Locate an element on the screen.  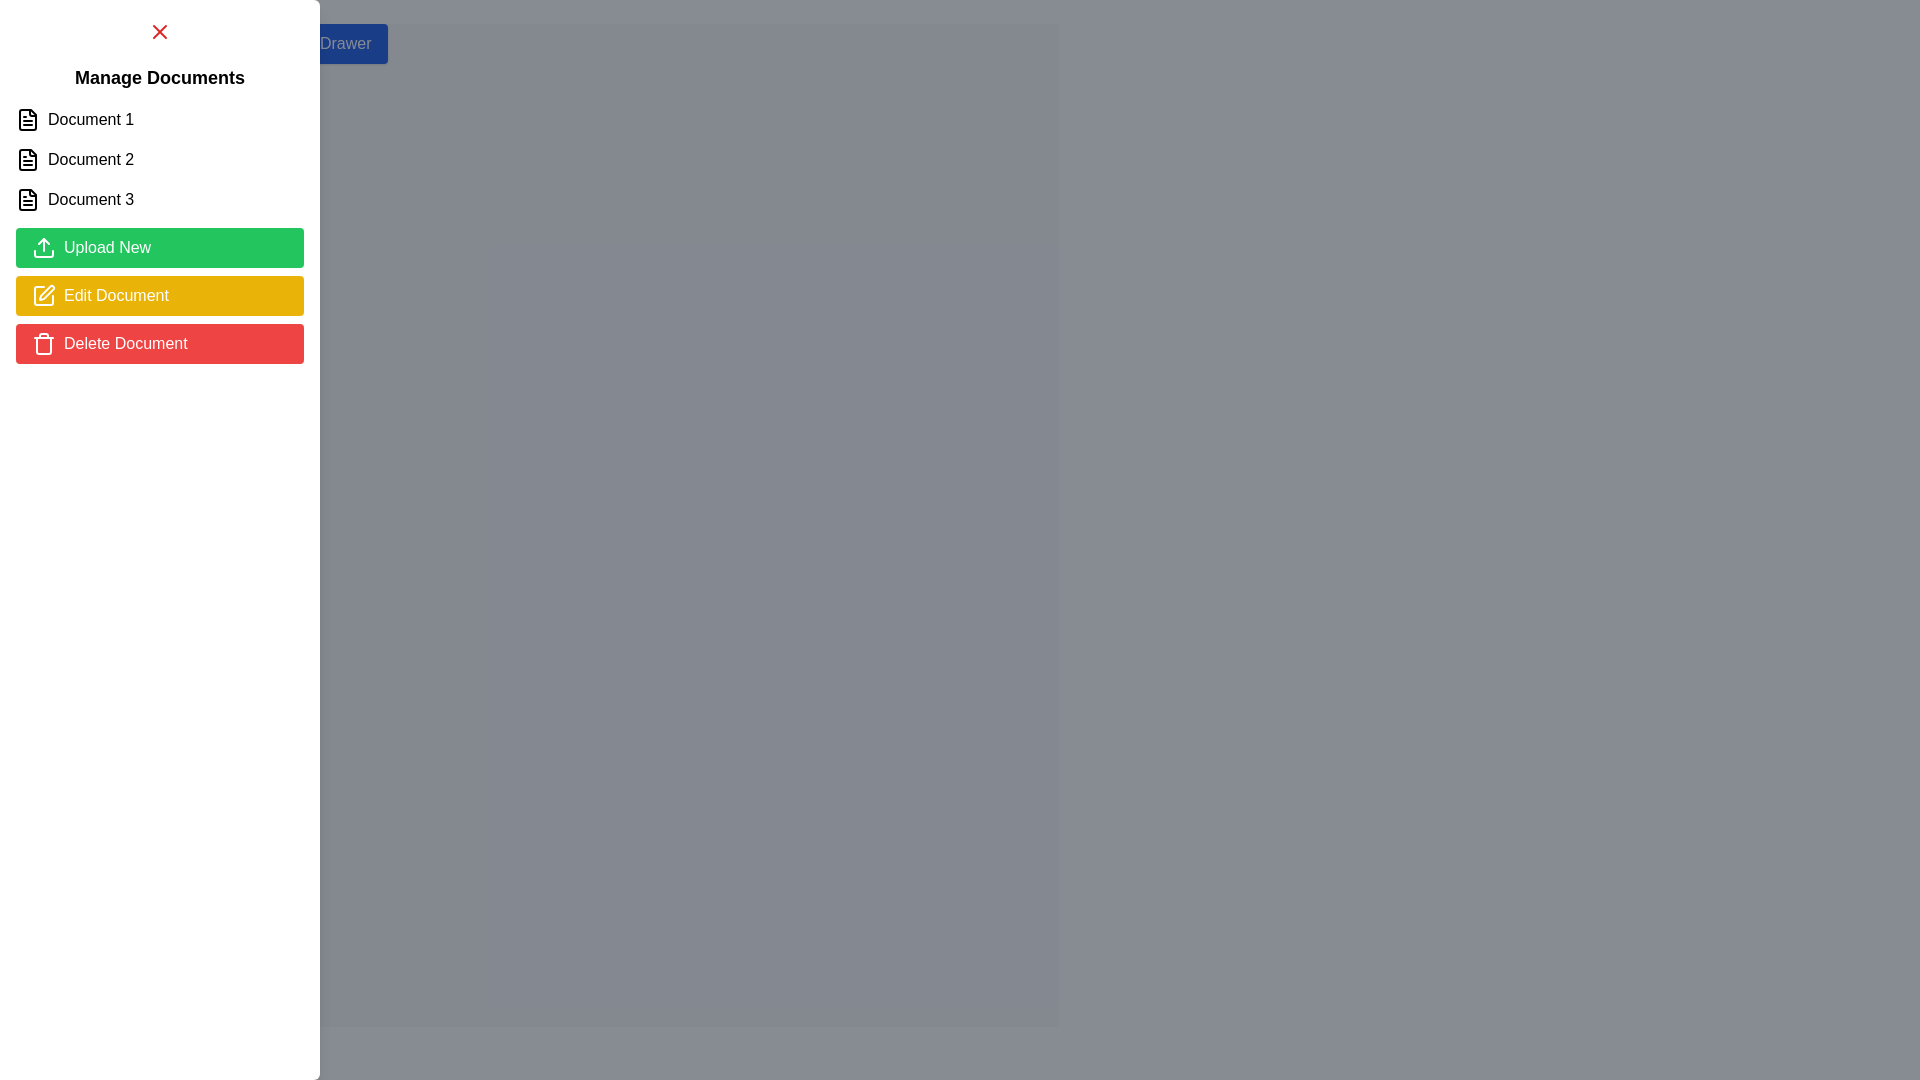
the document icon is located at coordinates (28, 200).